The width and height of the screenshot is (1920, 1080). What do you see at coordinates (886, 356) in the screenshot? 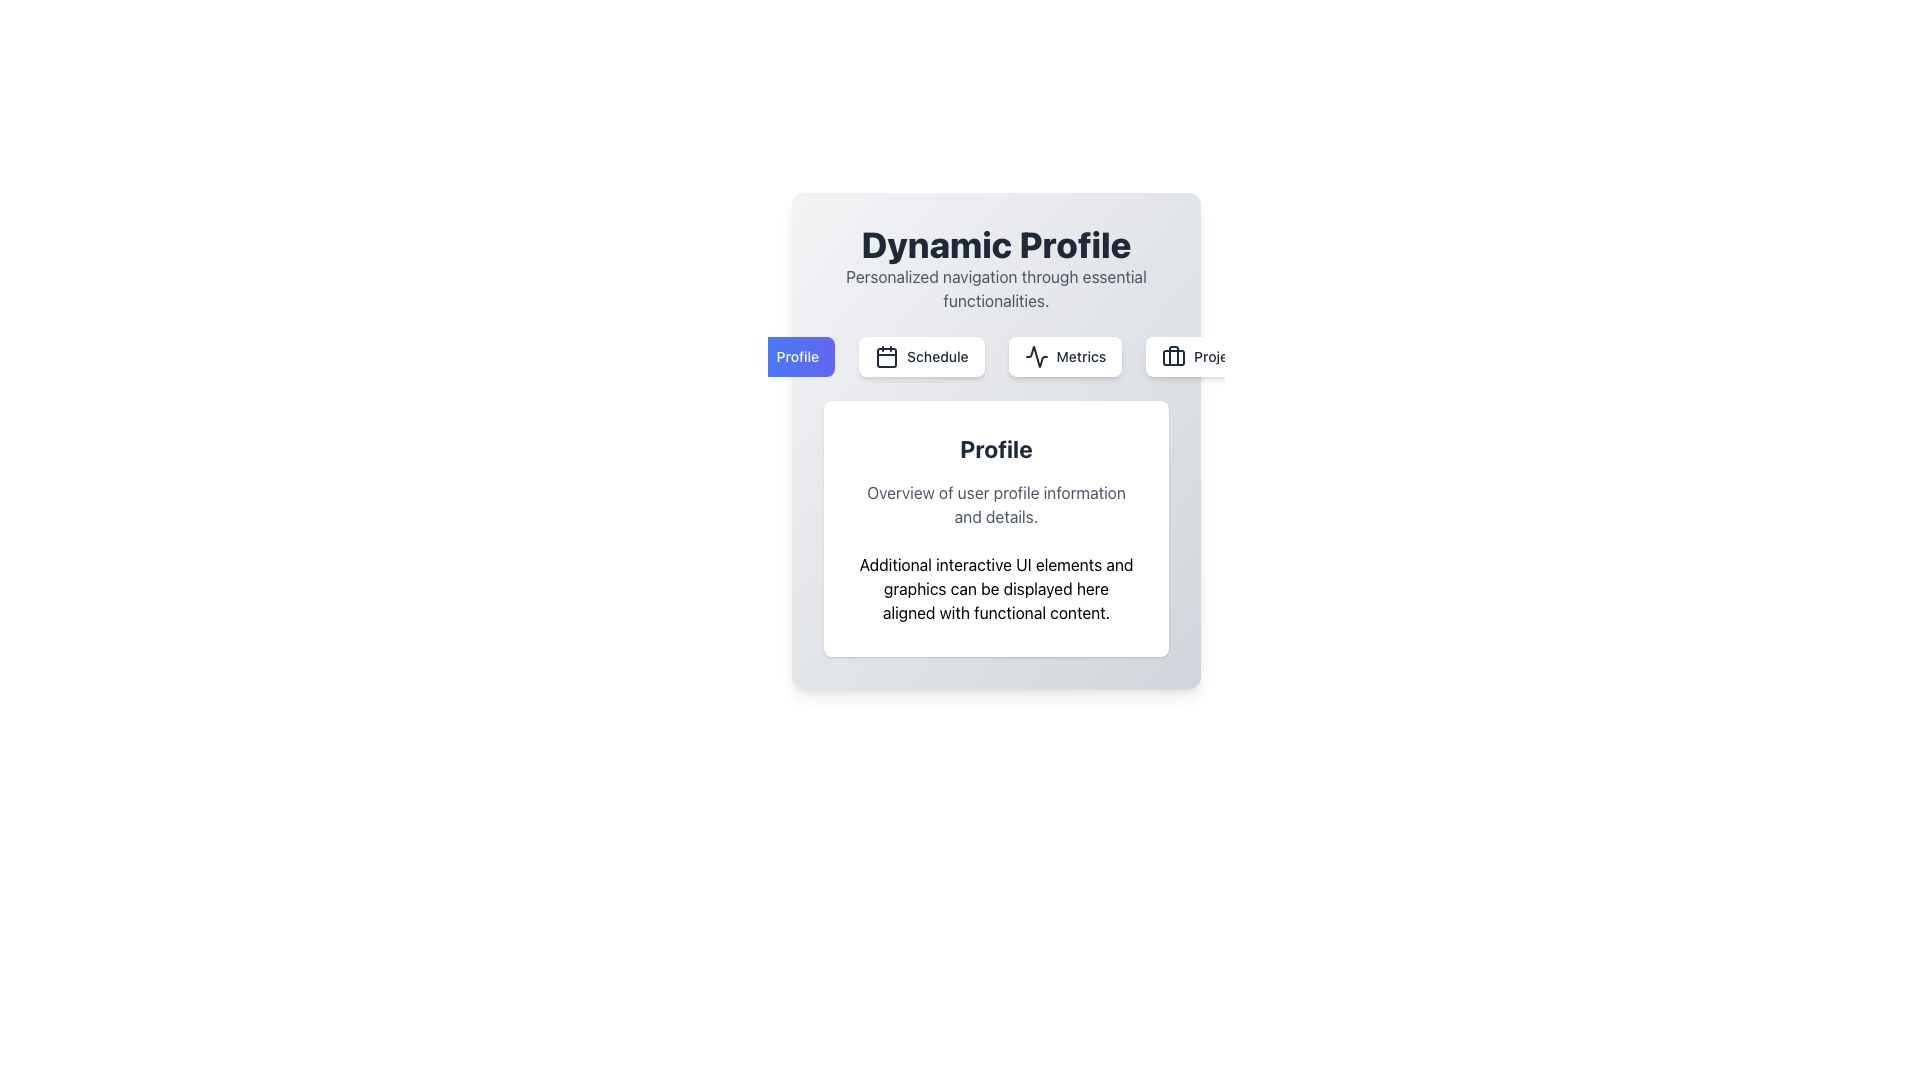
I see `the calendar icon that is part of the 'Schedule' button, which is positioned second from the left in the navigation row under the 'Dynamic Profile' header` at bounding box center [886, 356].